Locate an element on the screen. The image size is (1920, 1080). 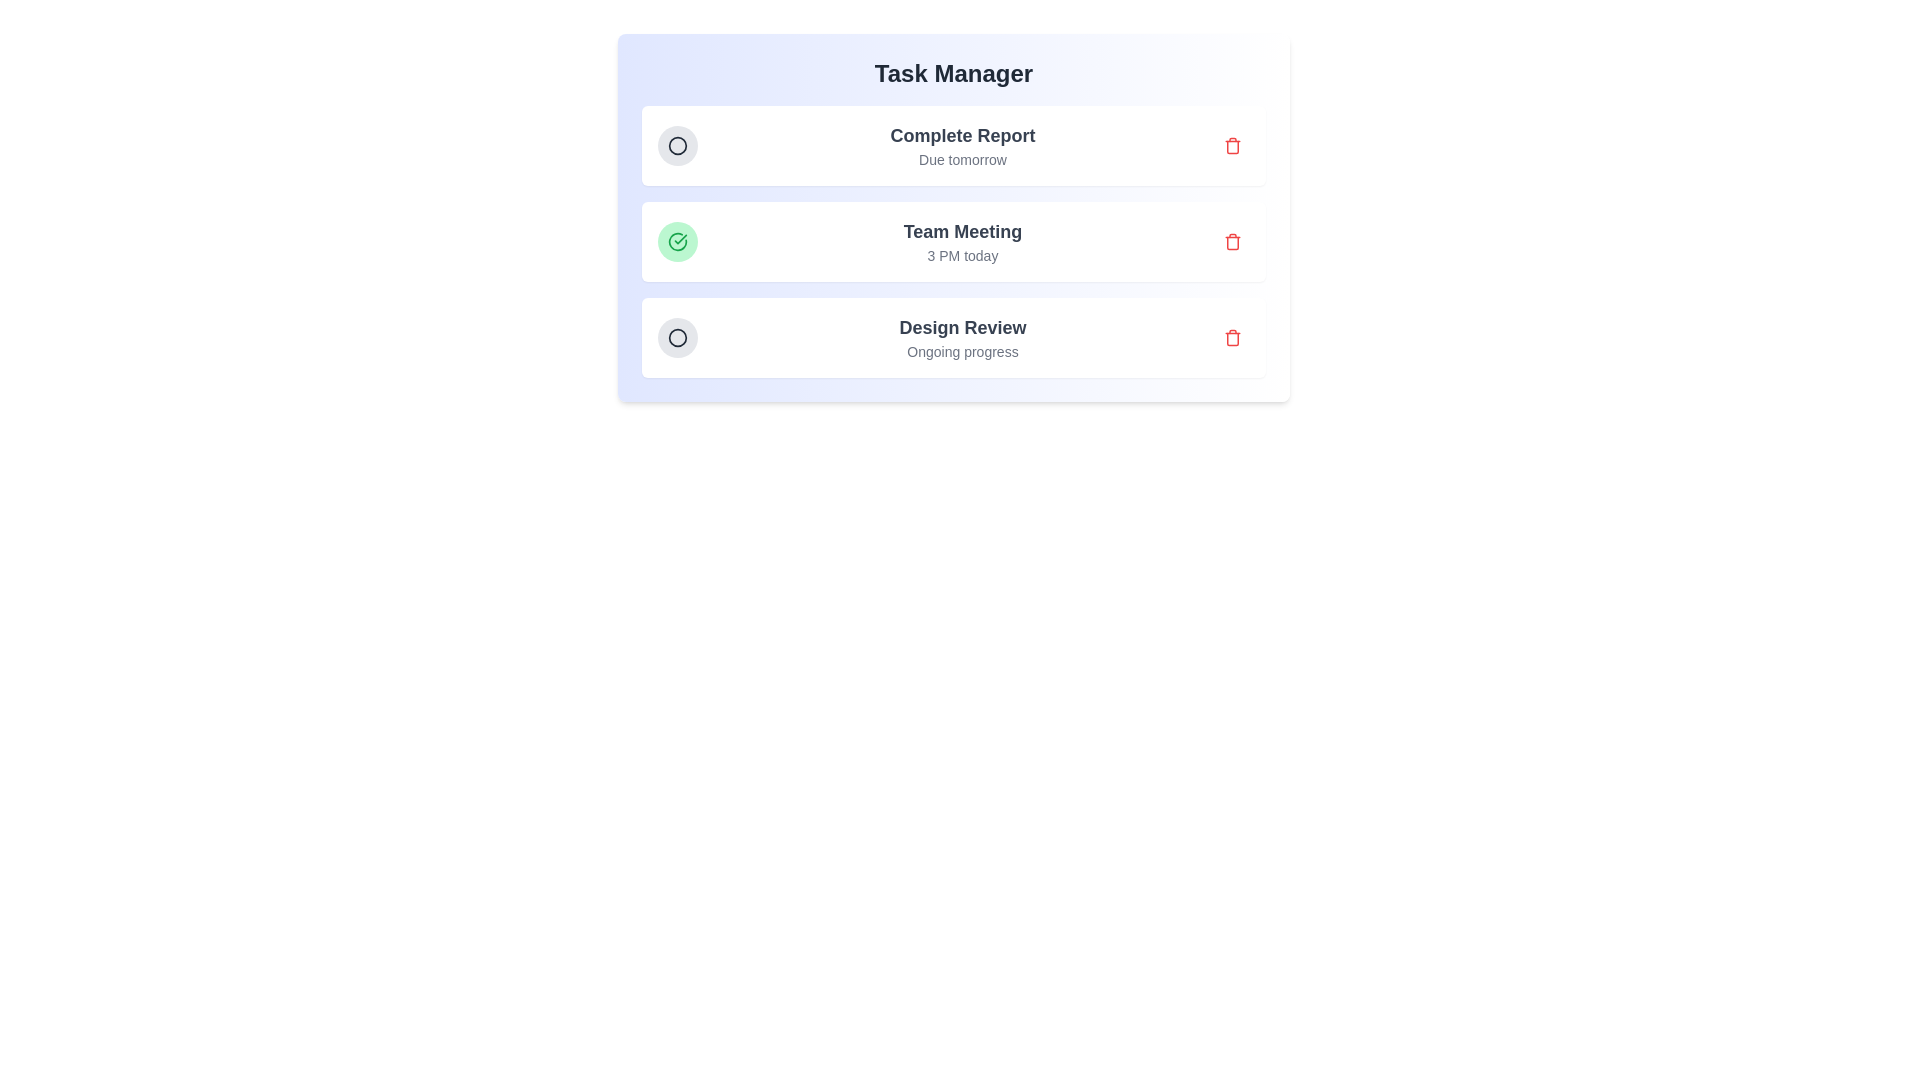
the text block displaying the title 'Design Review' and the status 'Ongoing progress' is located at coordinates (963, 337).